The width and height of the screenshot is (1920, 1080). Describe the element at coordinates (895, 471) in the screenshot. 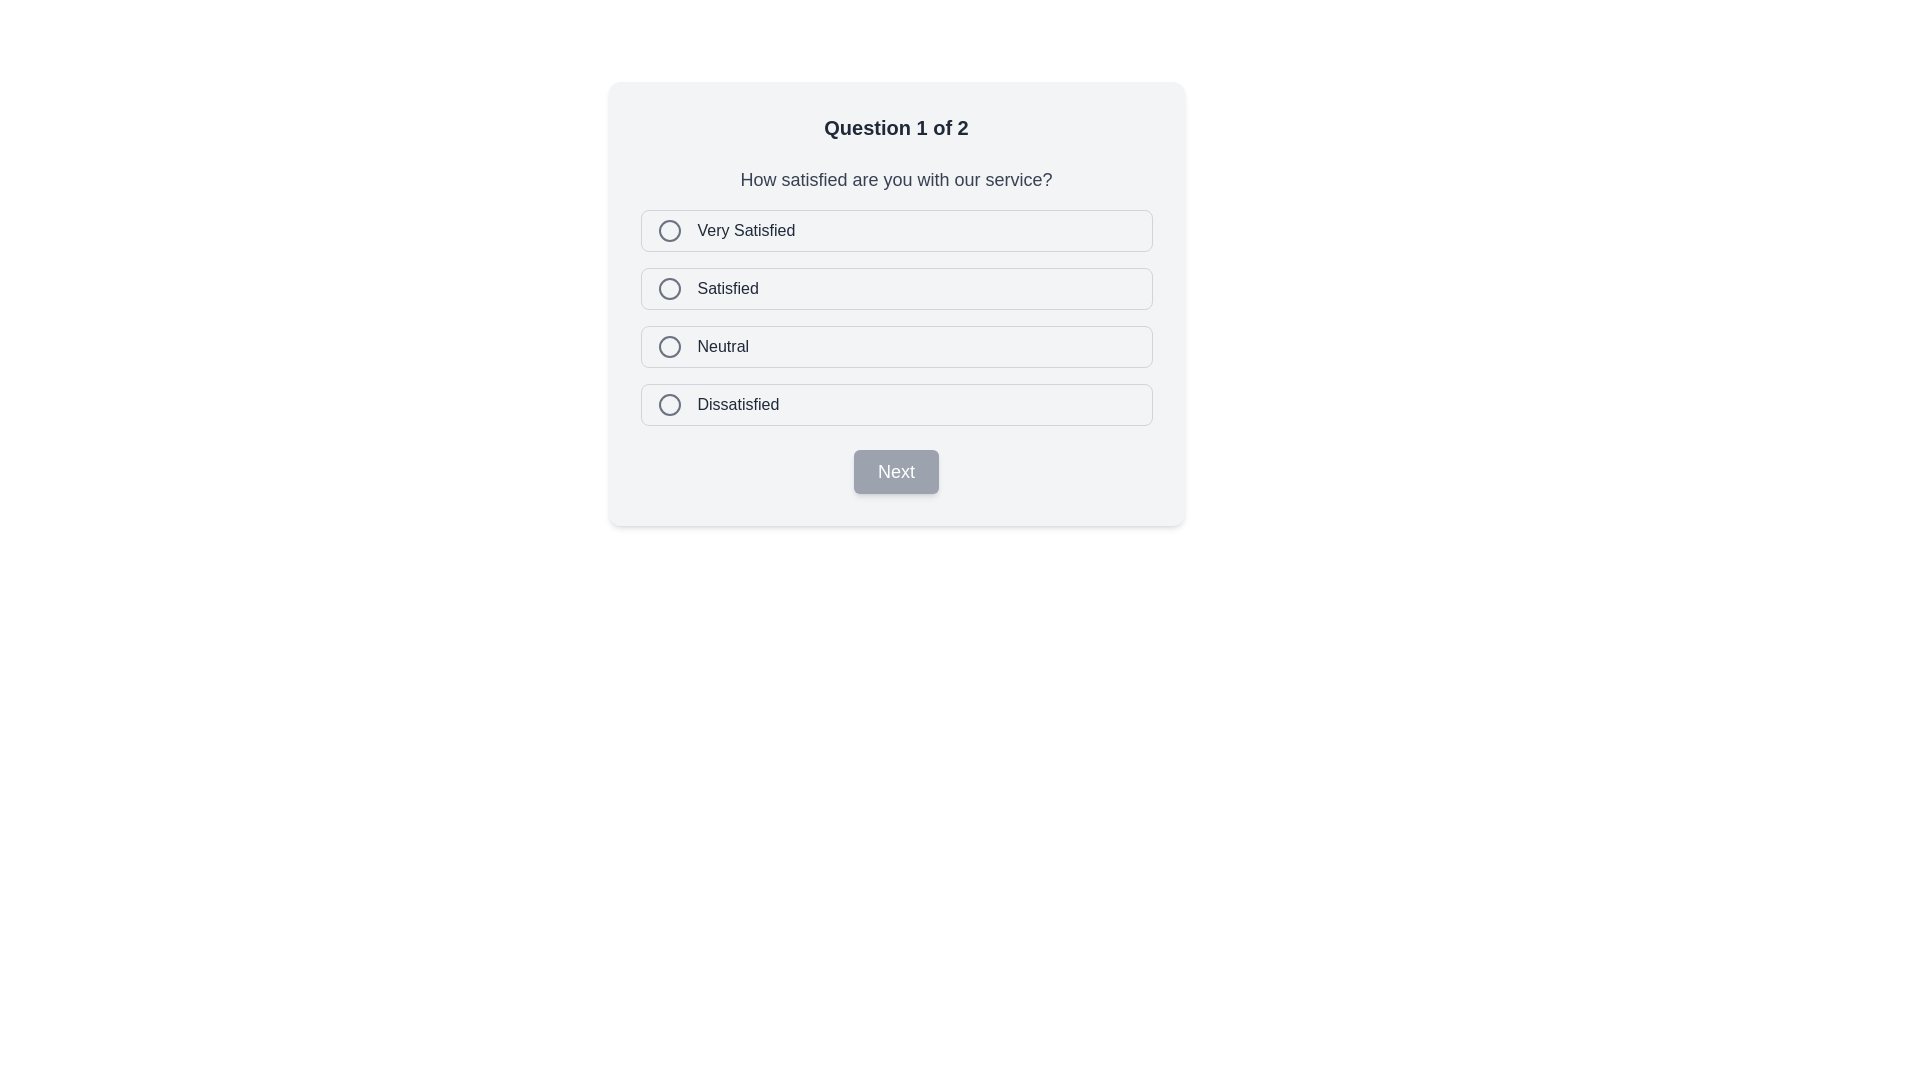

I see `the navigation button located beneath the radio button options, which allows users to proceed to the next page or step` at that location.